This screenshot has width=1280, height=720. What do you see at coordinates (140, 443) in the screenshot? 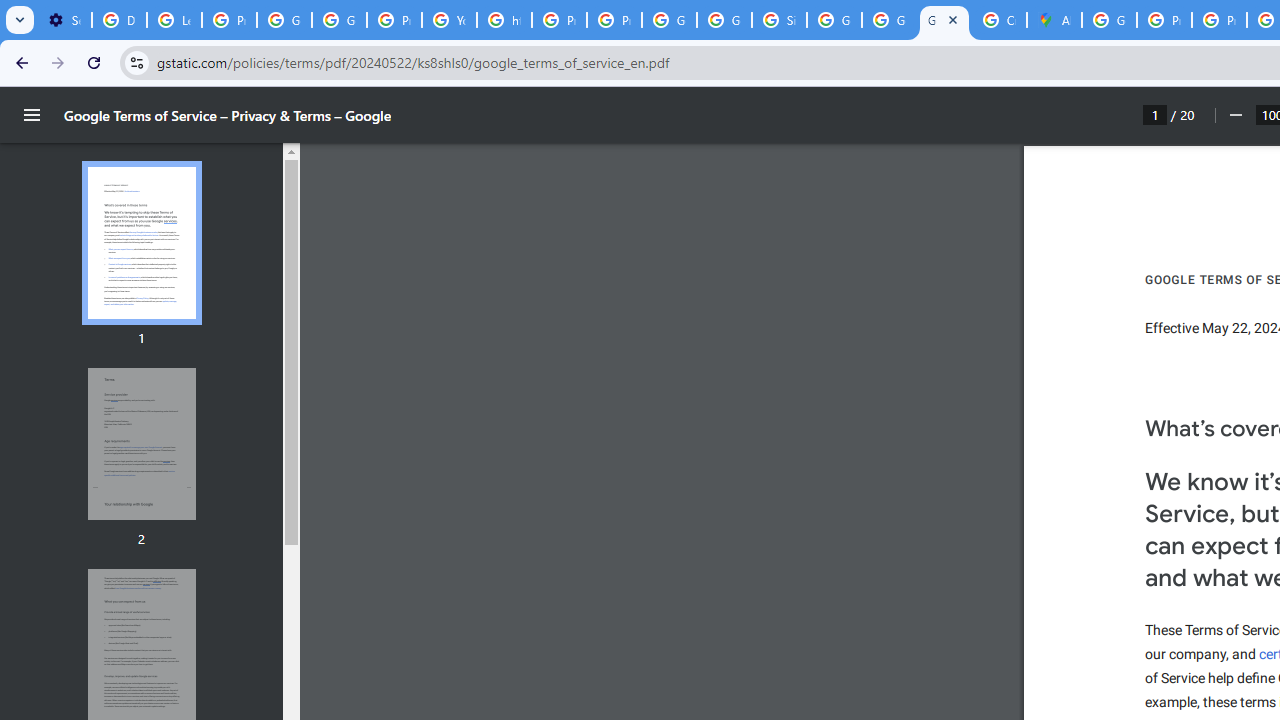
I see `'Thumbnail for page 2'` at bounding box center [140, 443].